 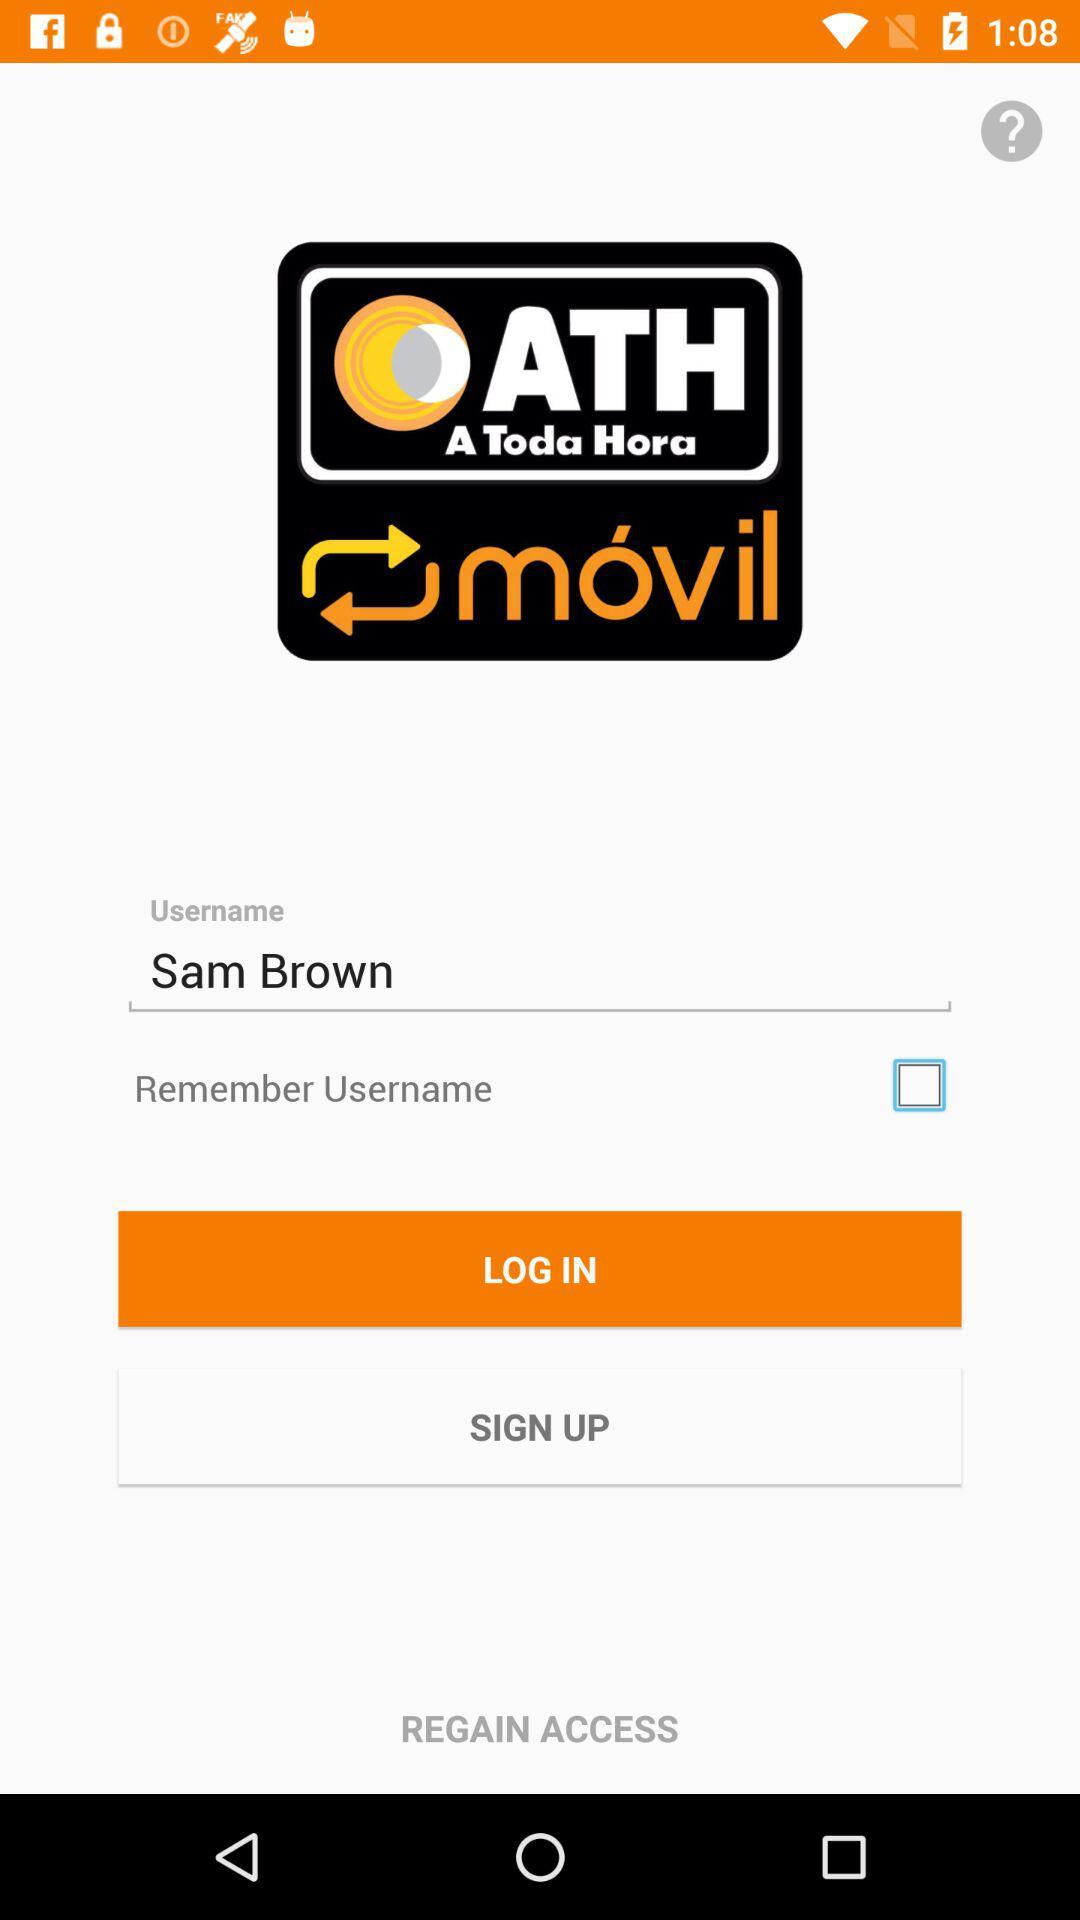 I want to click on the help icon, so click(x=1011, y=130).